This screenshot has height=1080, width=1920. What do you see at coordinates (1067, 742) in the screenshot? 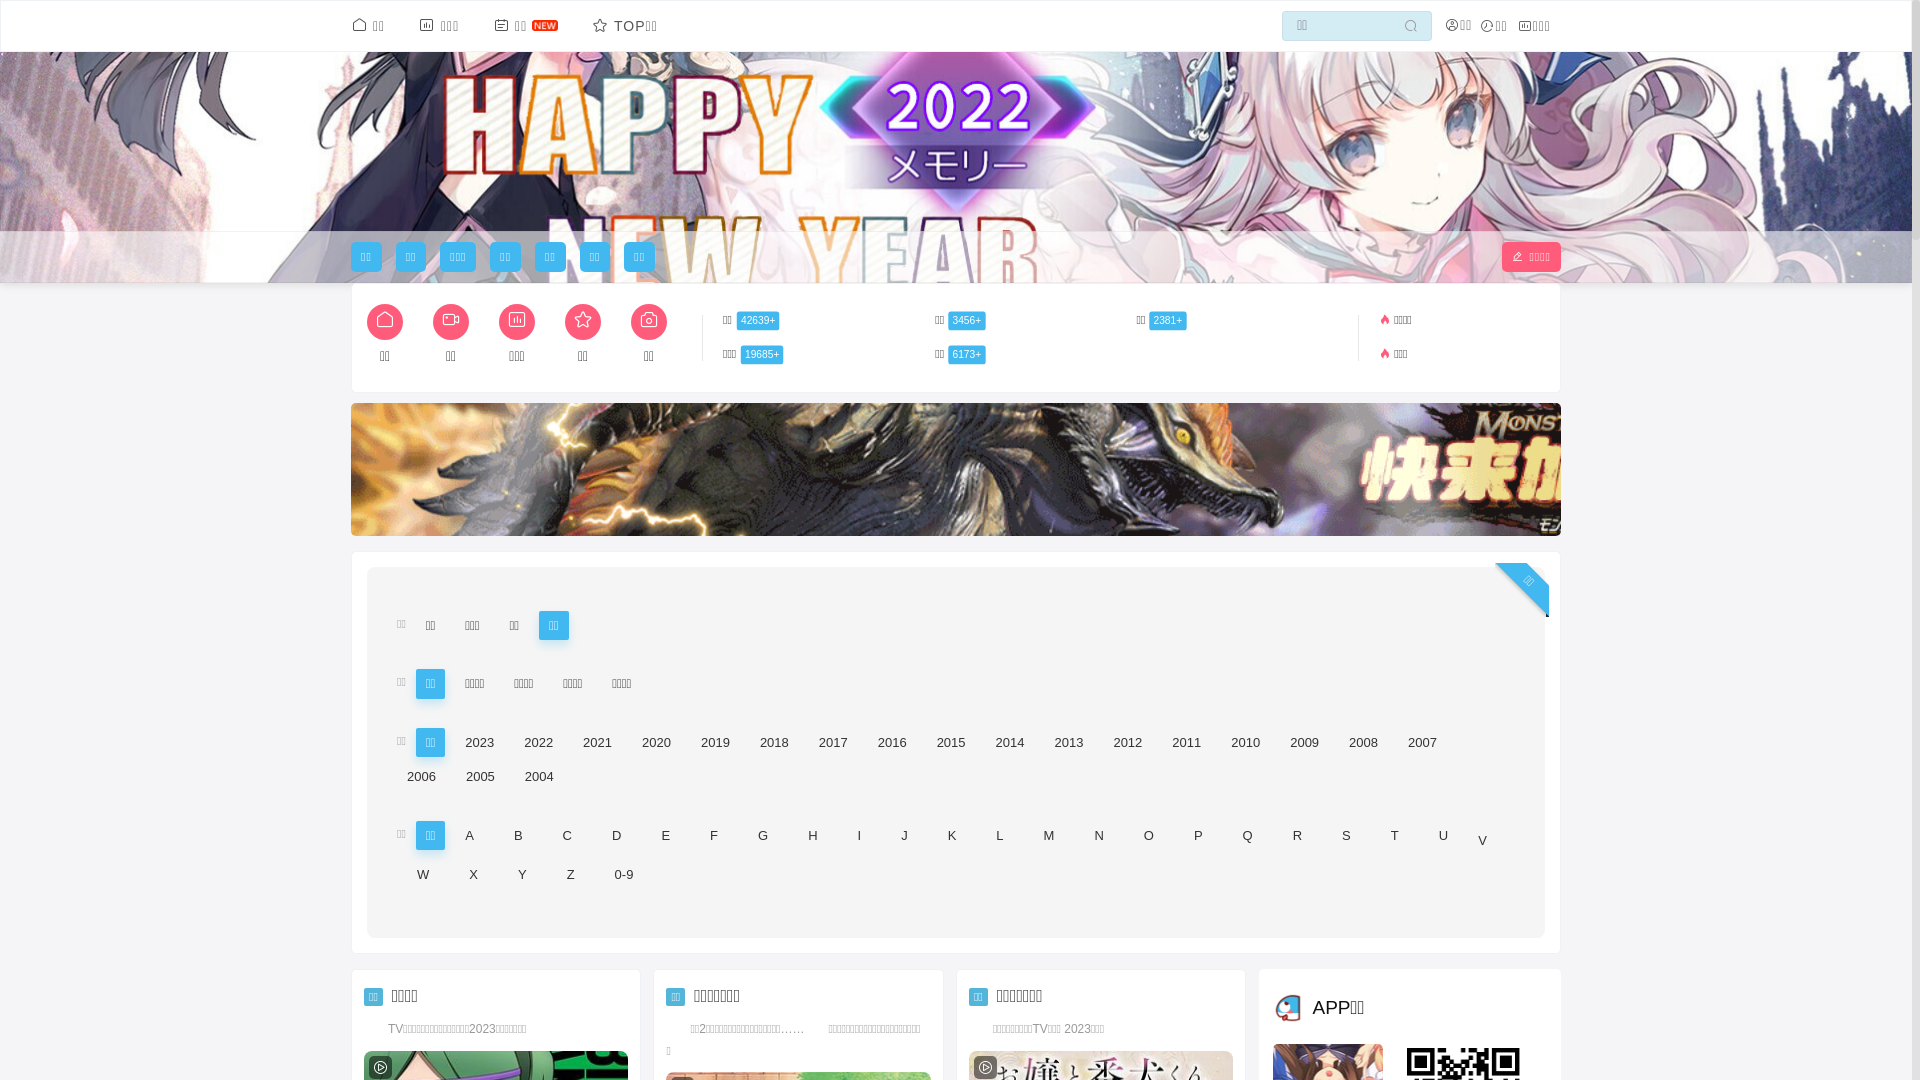
I see `'2013'` at bounding box center [1067, 742].